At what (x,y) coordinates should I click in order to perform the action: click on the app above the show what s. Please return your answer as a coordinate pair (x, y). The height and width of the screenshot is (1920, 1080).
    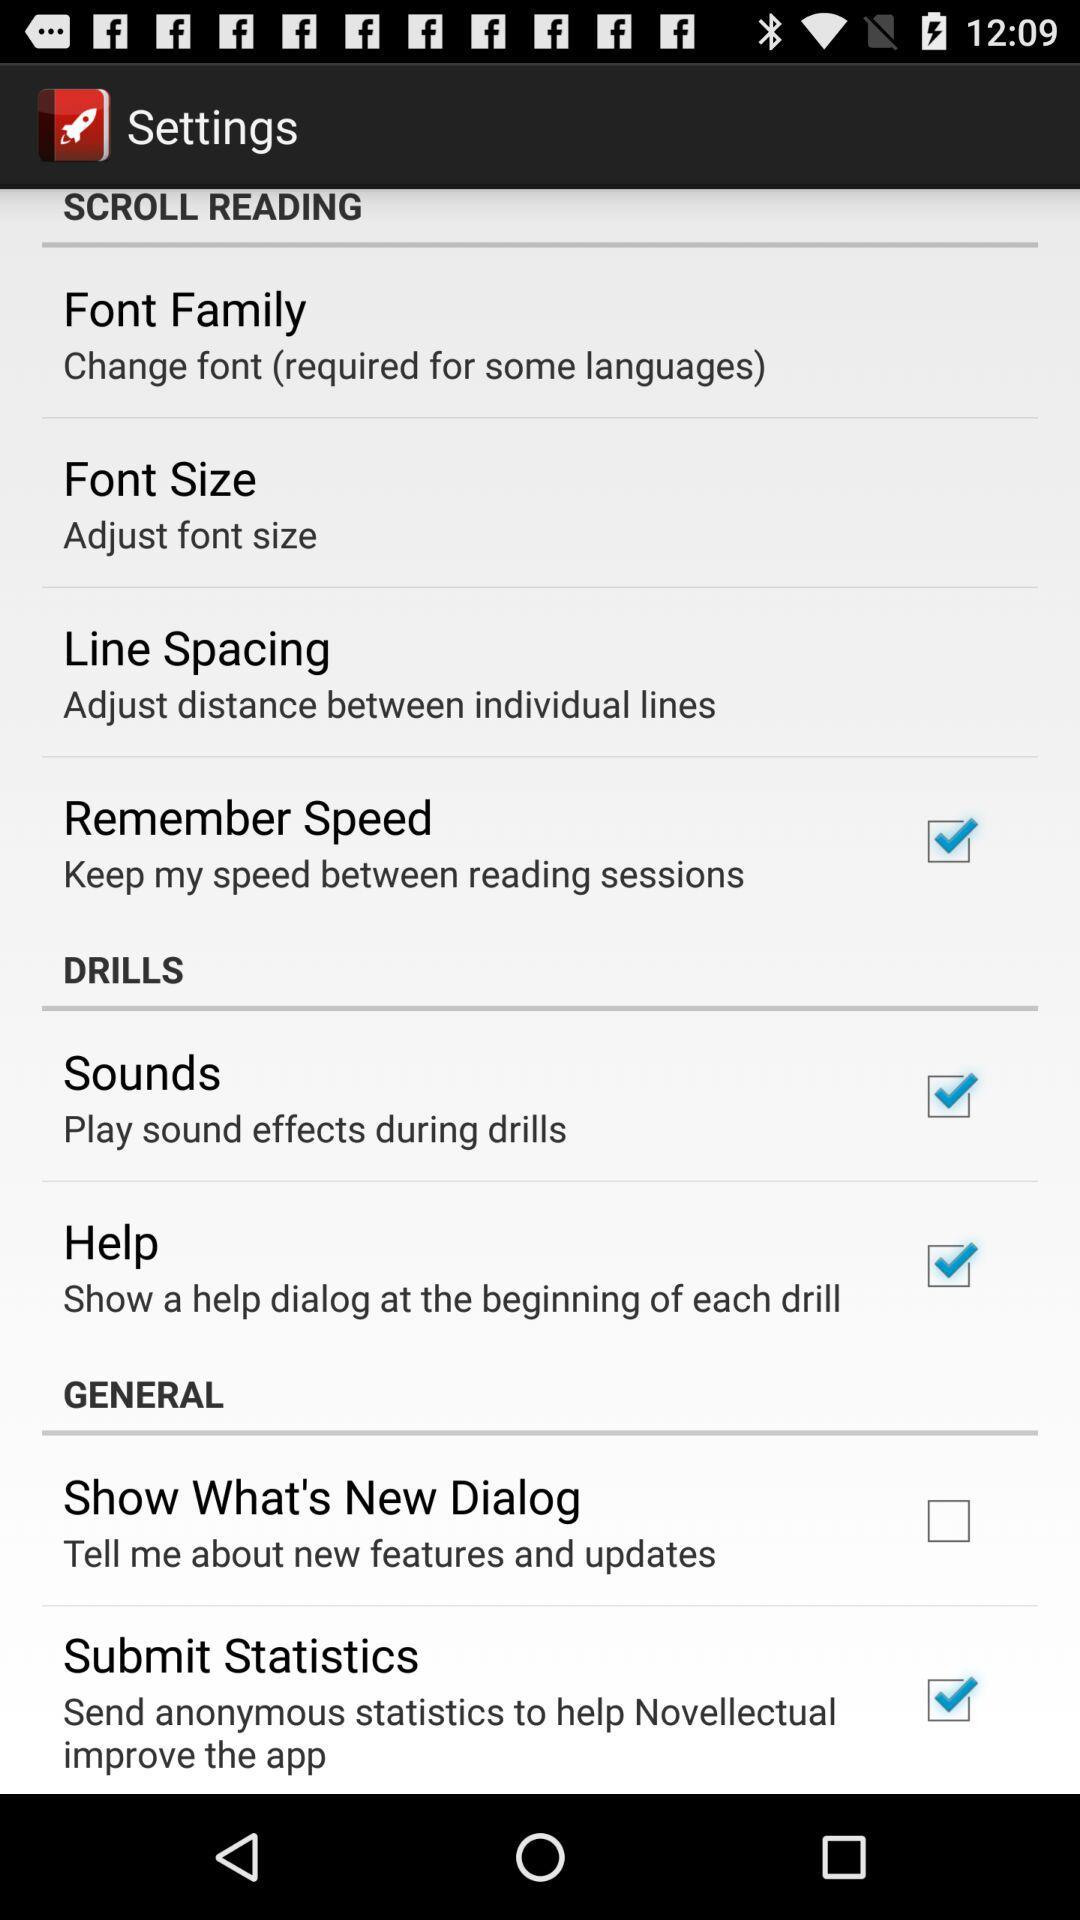
    Looking at the image, I should click on (540, 1392).